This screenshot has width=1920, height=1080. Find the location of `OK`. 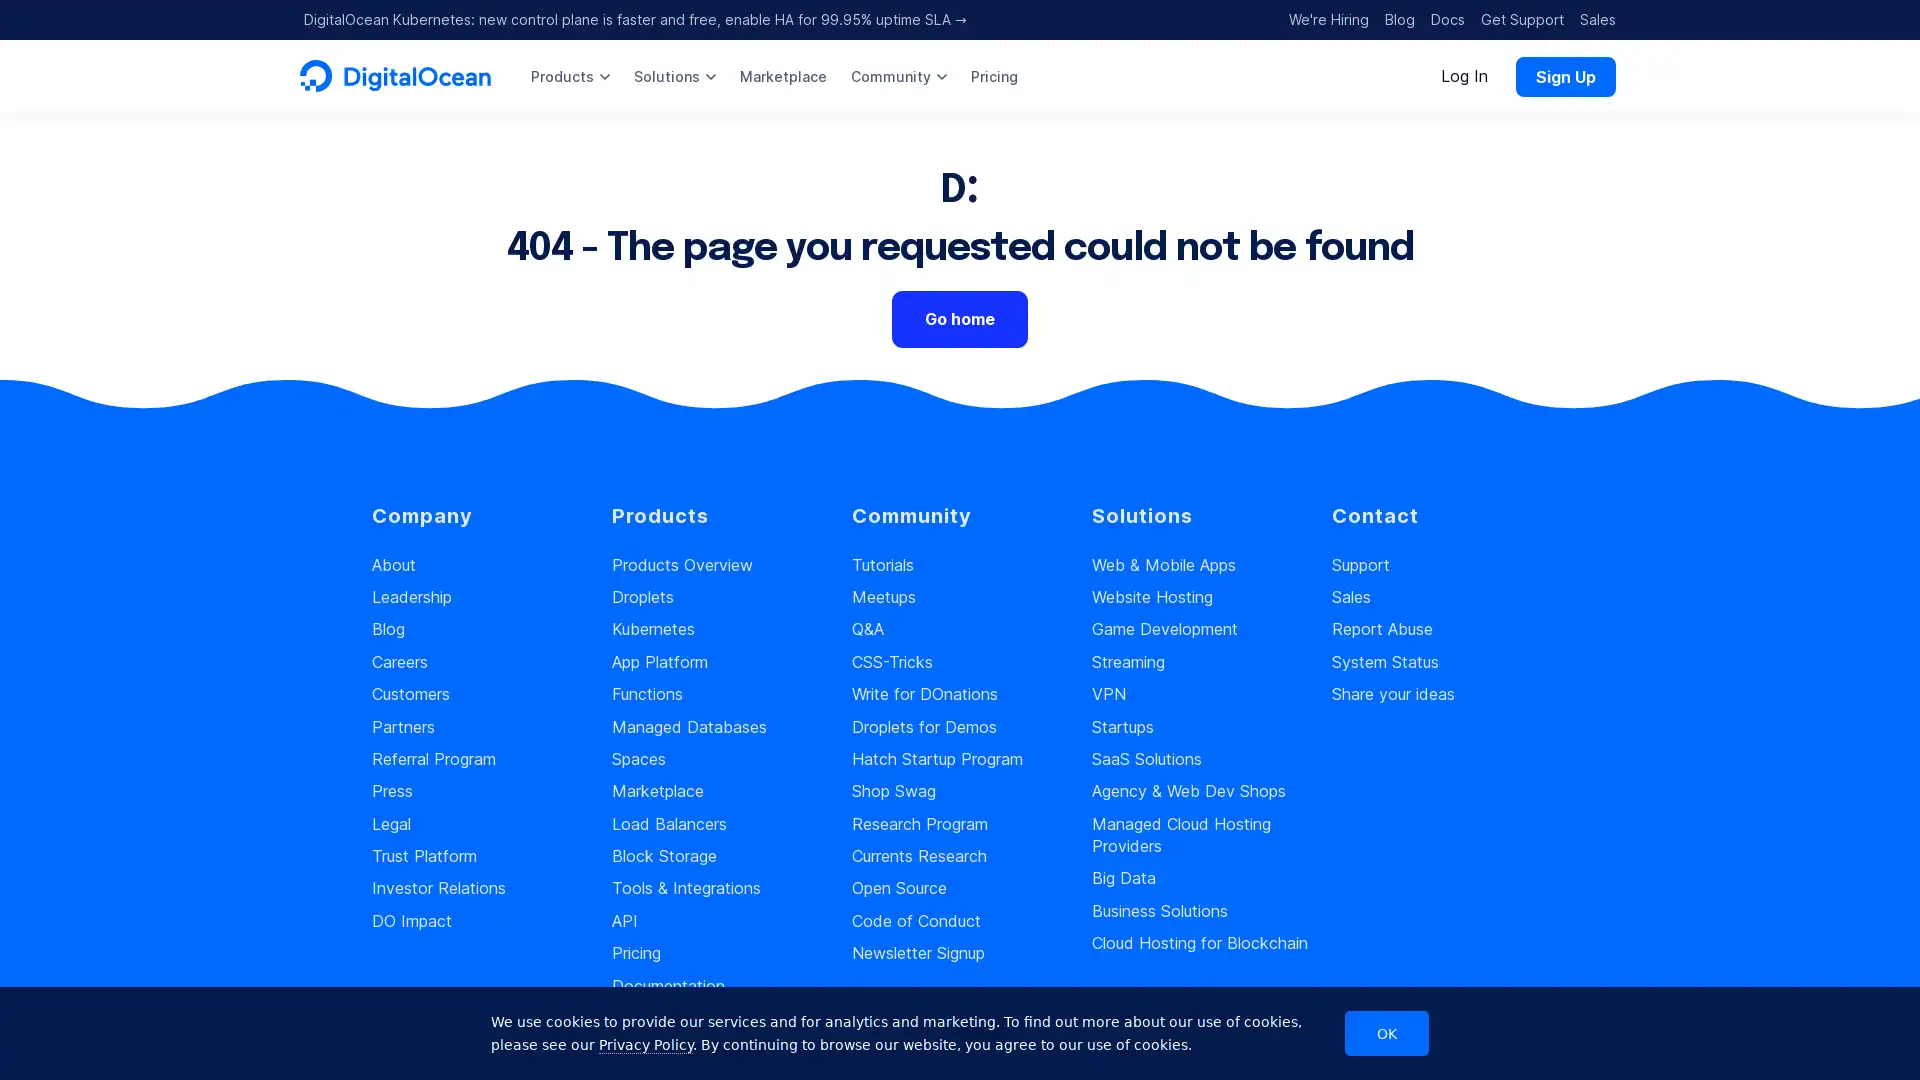

OK is located at coordinates (1386, 1033).